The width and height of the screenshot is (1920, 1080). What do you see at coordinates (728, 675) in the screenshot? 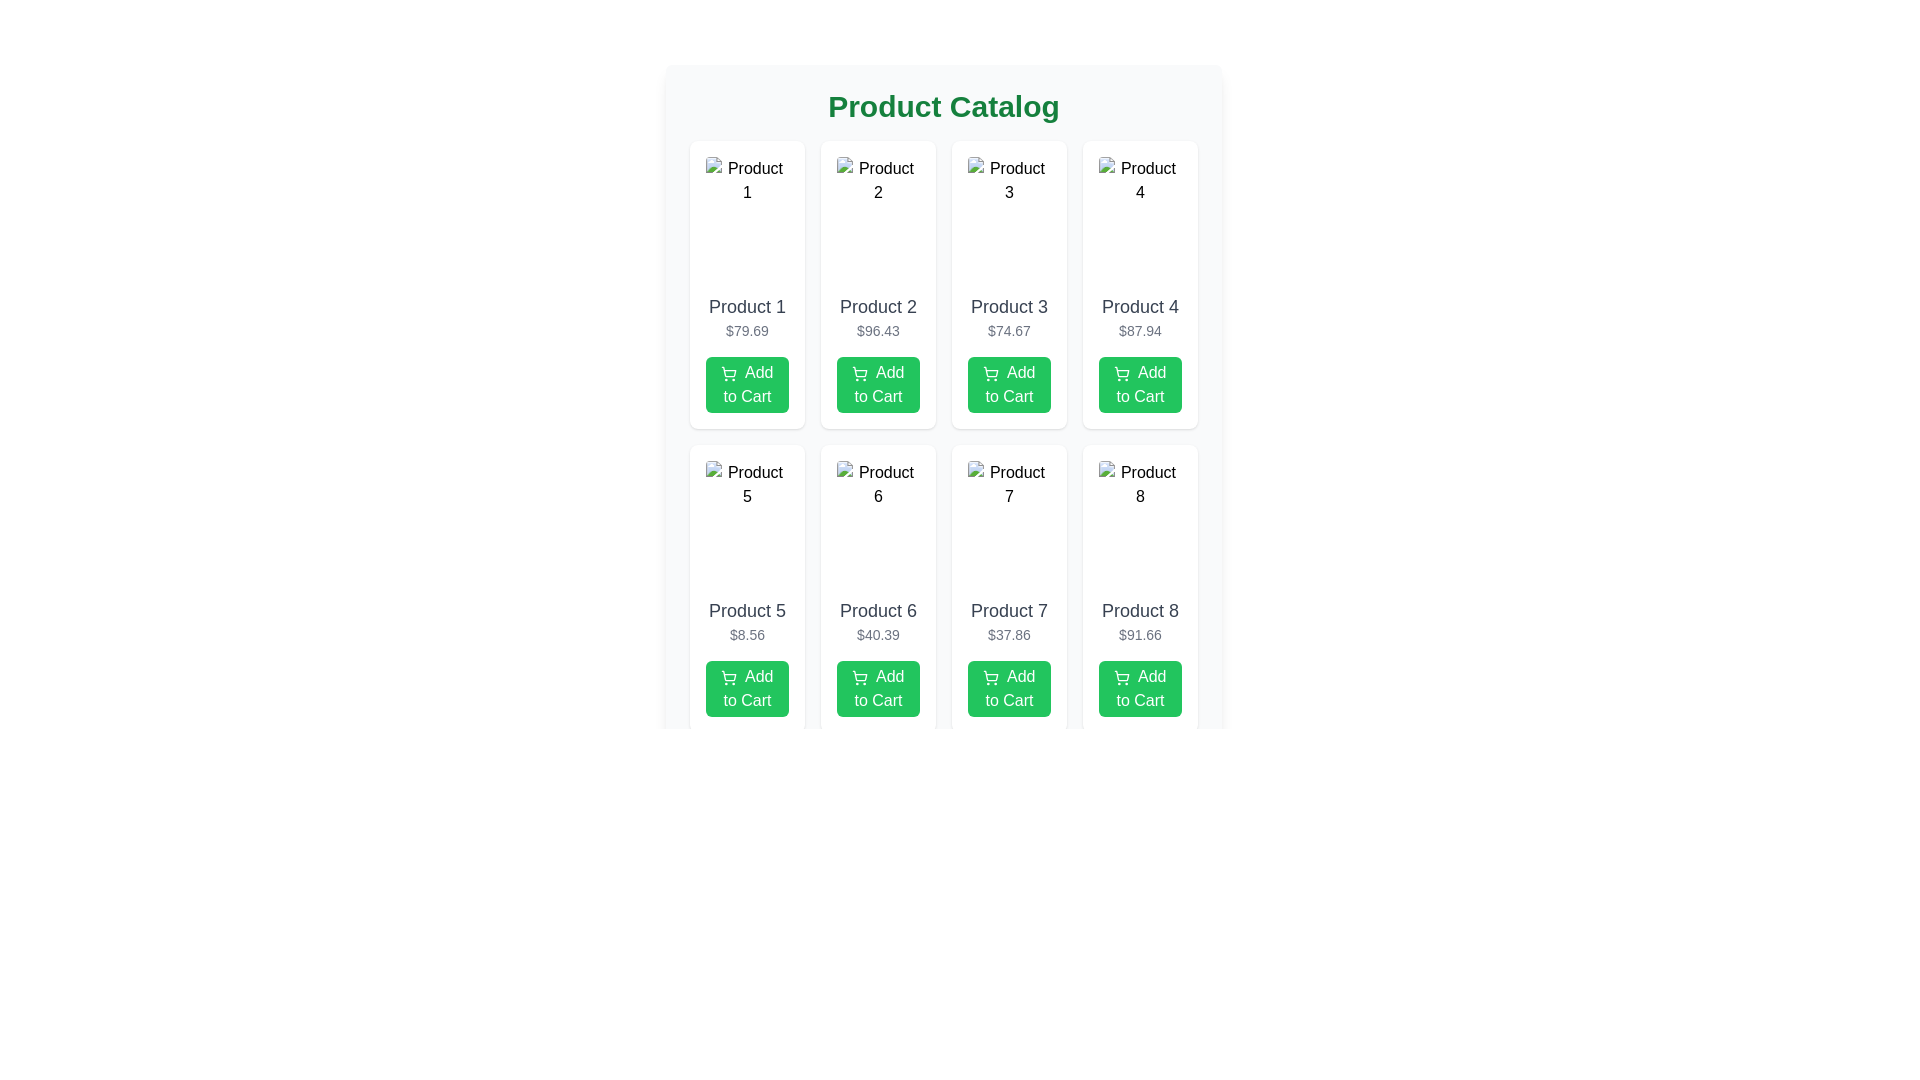
I see `the 'Add to Cart' button that contains the shopping cart icon, which is located under the 'Product 5' display` at bounding box center [728, 675].